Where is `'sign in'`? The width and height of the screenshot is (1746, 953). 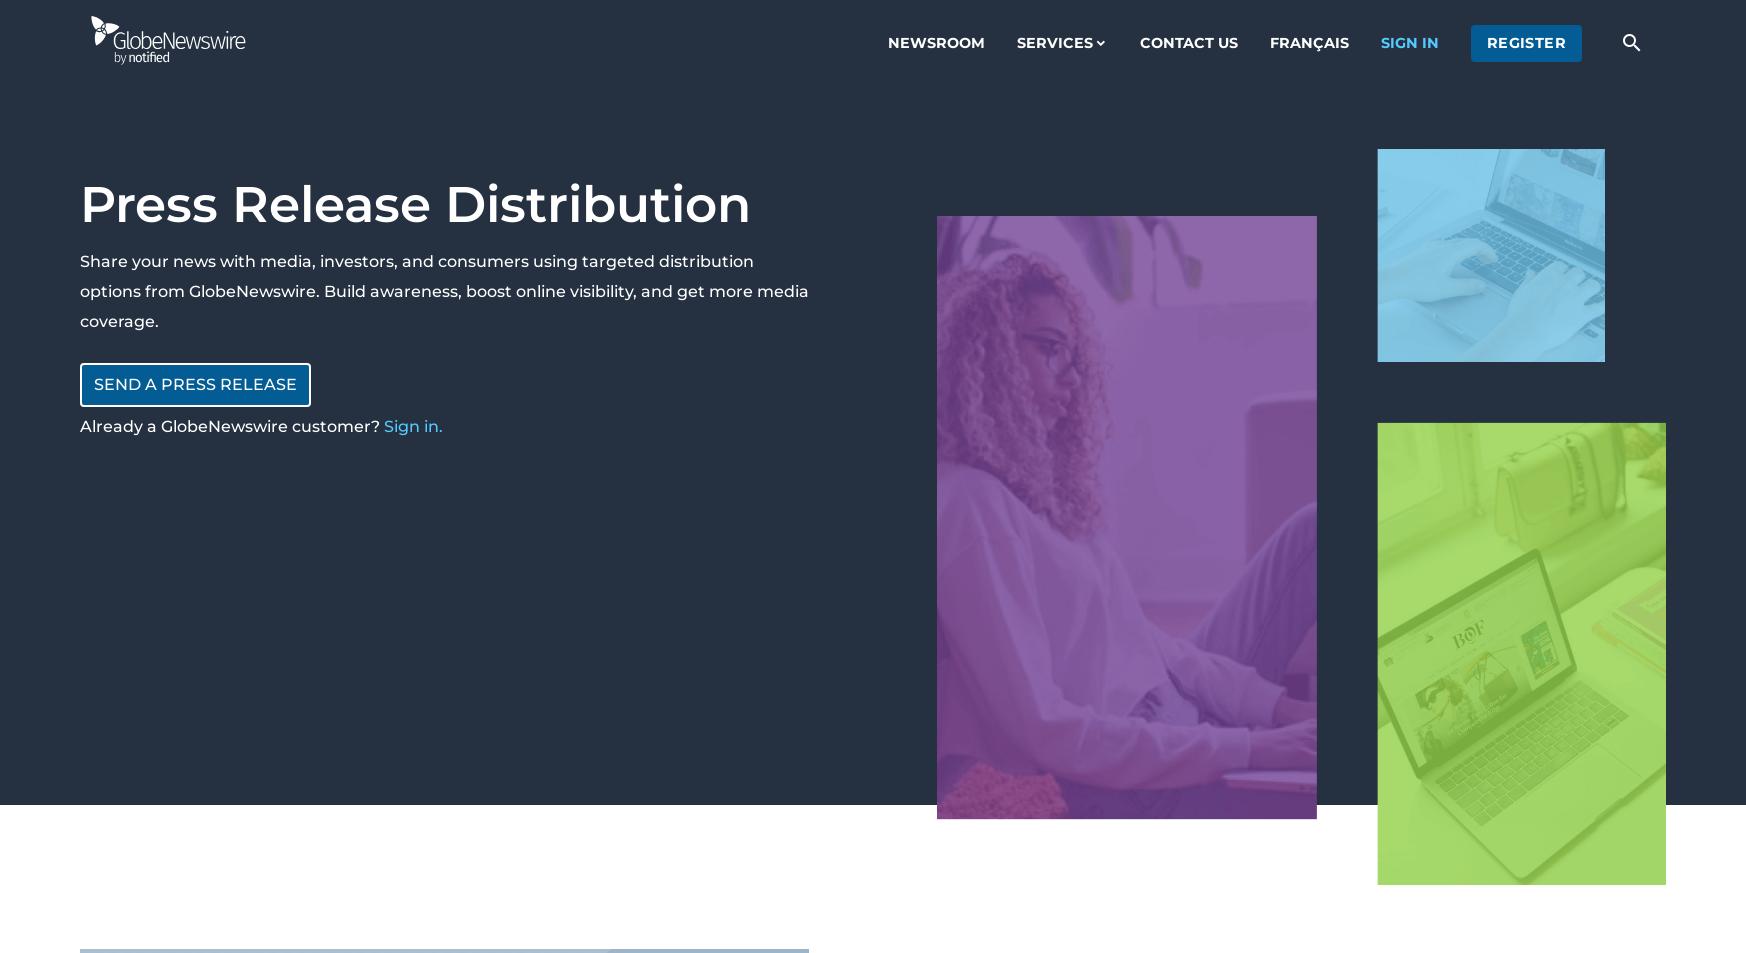 'sign in' is located at coordinates (1408, 41).